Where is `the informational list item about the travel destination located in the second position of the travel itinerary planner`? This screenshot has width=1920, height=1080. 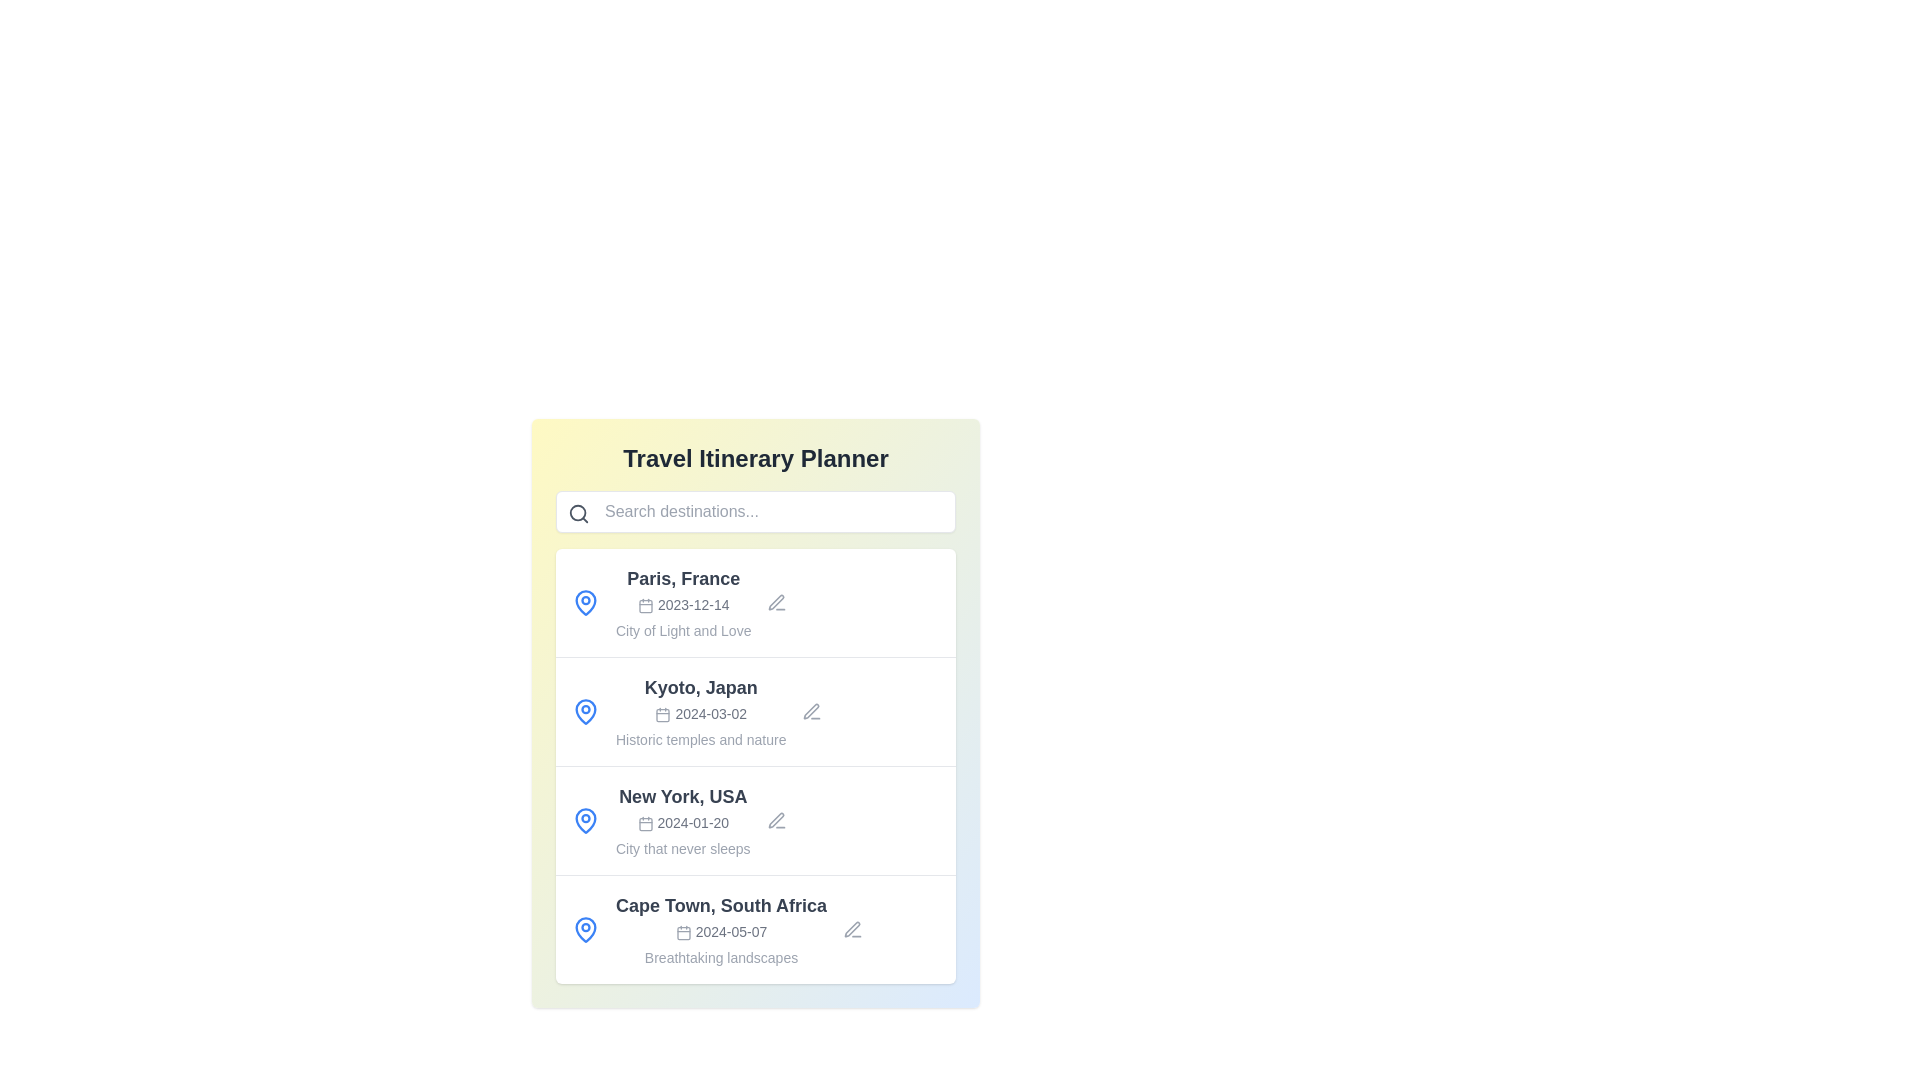
the informational list item about the travel destination located in the second position of the travel itinerary planner is located at coordinates (701, 711).